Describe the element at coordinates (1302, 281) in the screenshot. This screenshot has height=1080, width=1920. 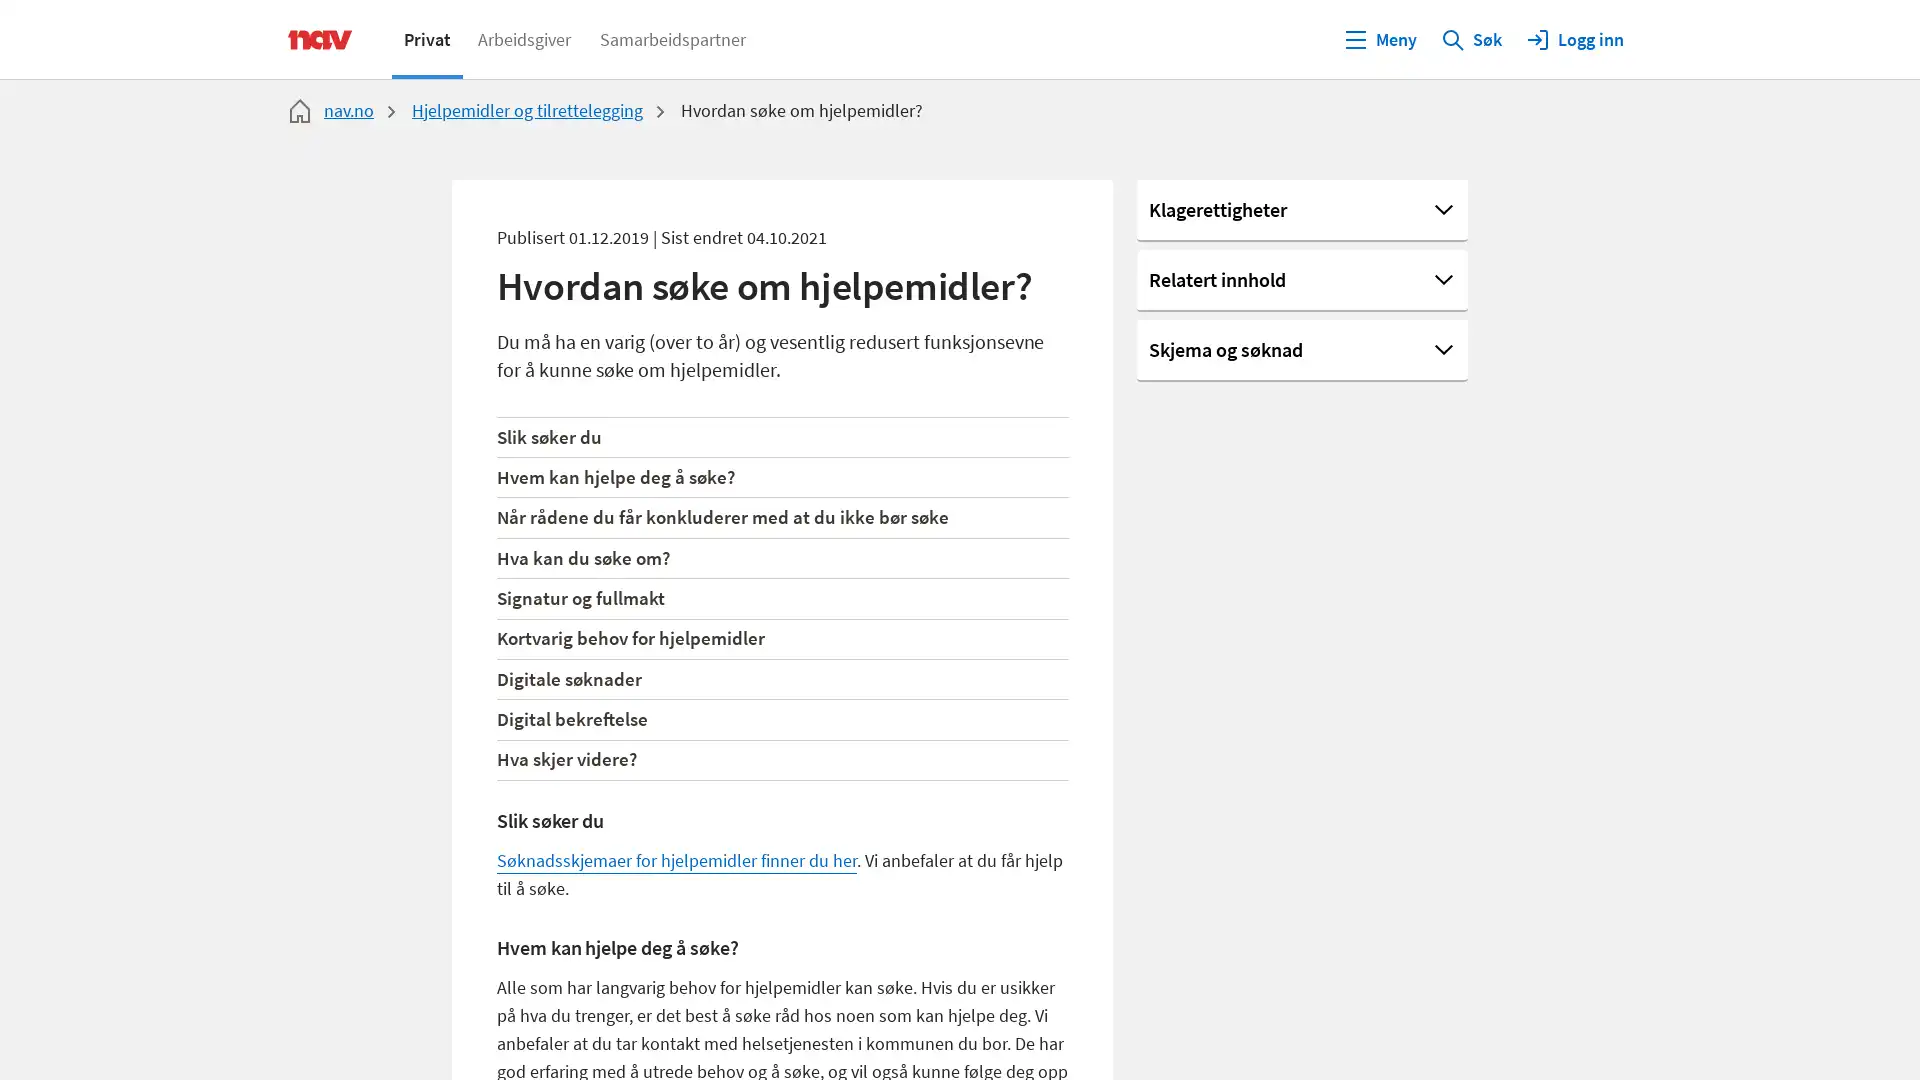
I see `Relatert innhold` at that location.